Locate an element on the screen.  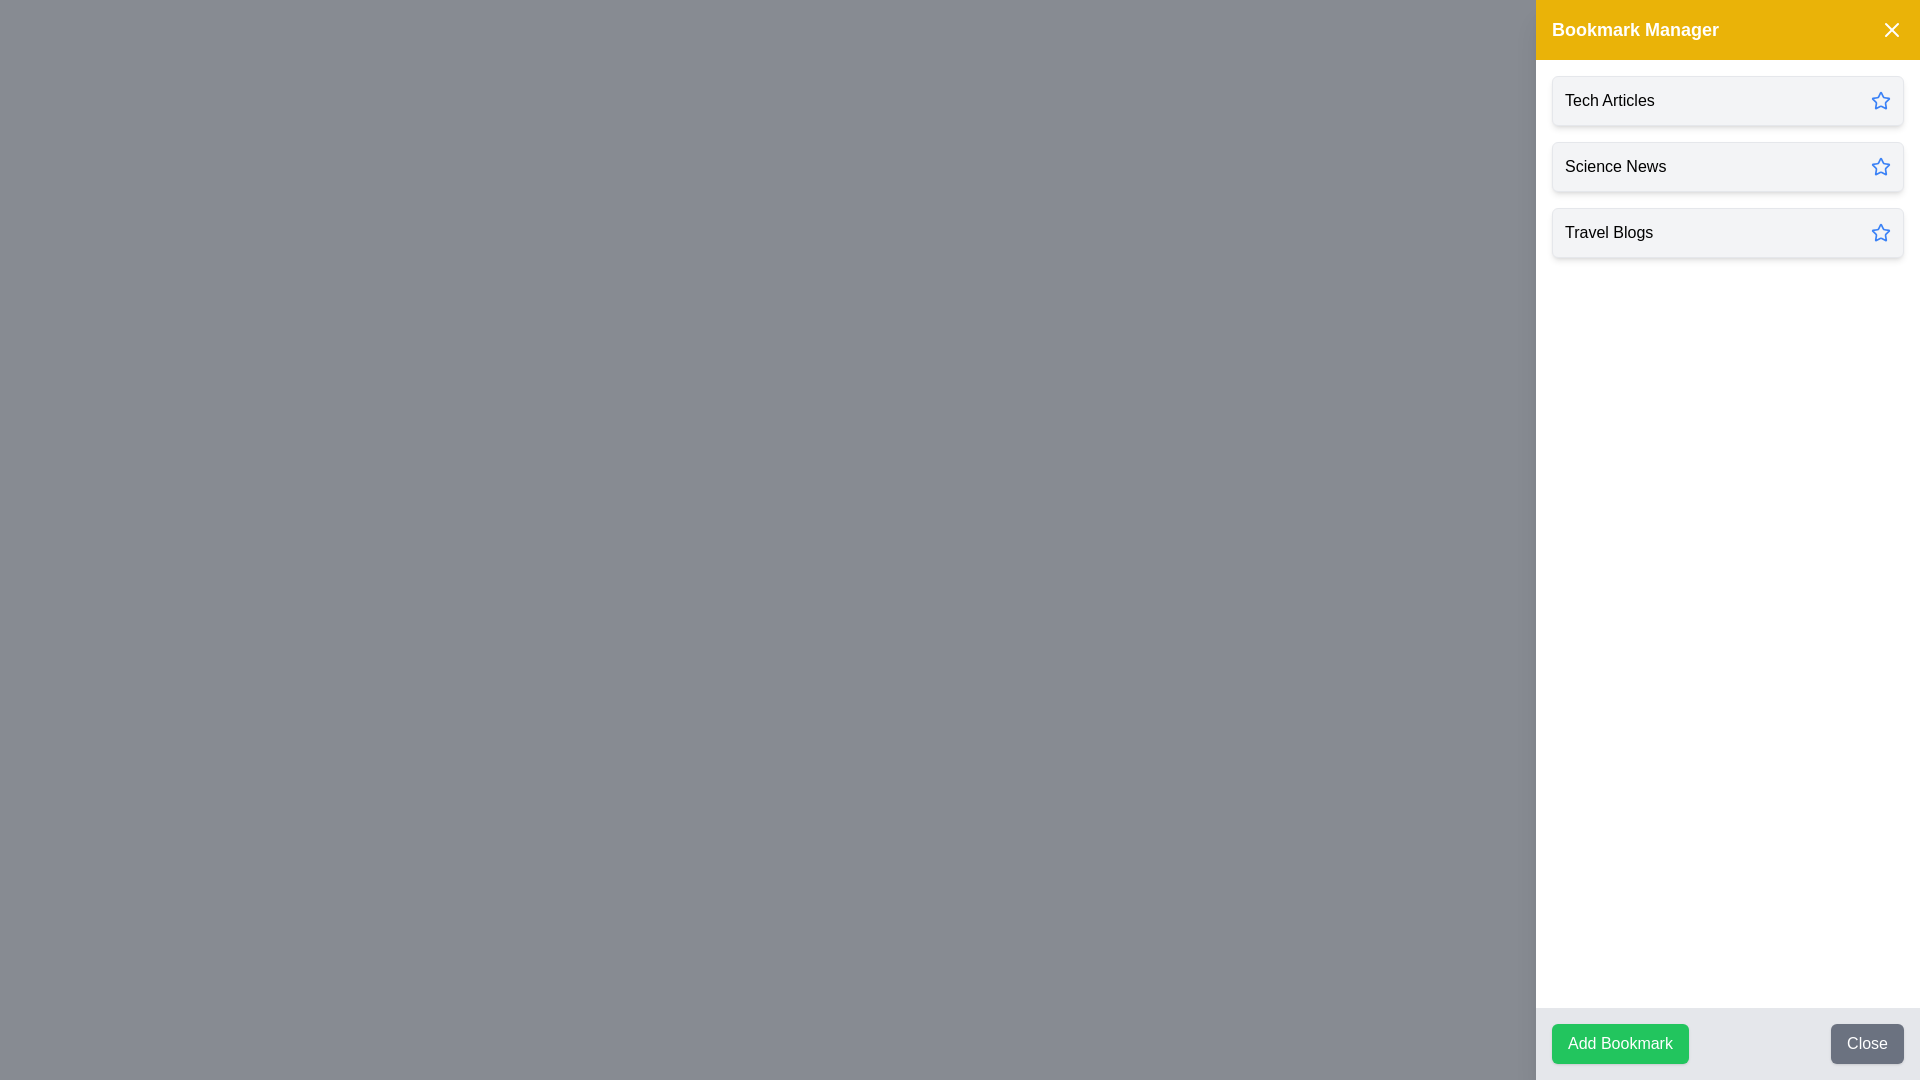
the bookmark icon located inside the floating yellow circular button in the top-right corner of the interface is located at coordinates (1876, 42).